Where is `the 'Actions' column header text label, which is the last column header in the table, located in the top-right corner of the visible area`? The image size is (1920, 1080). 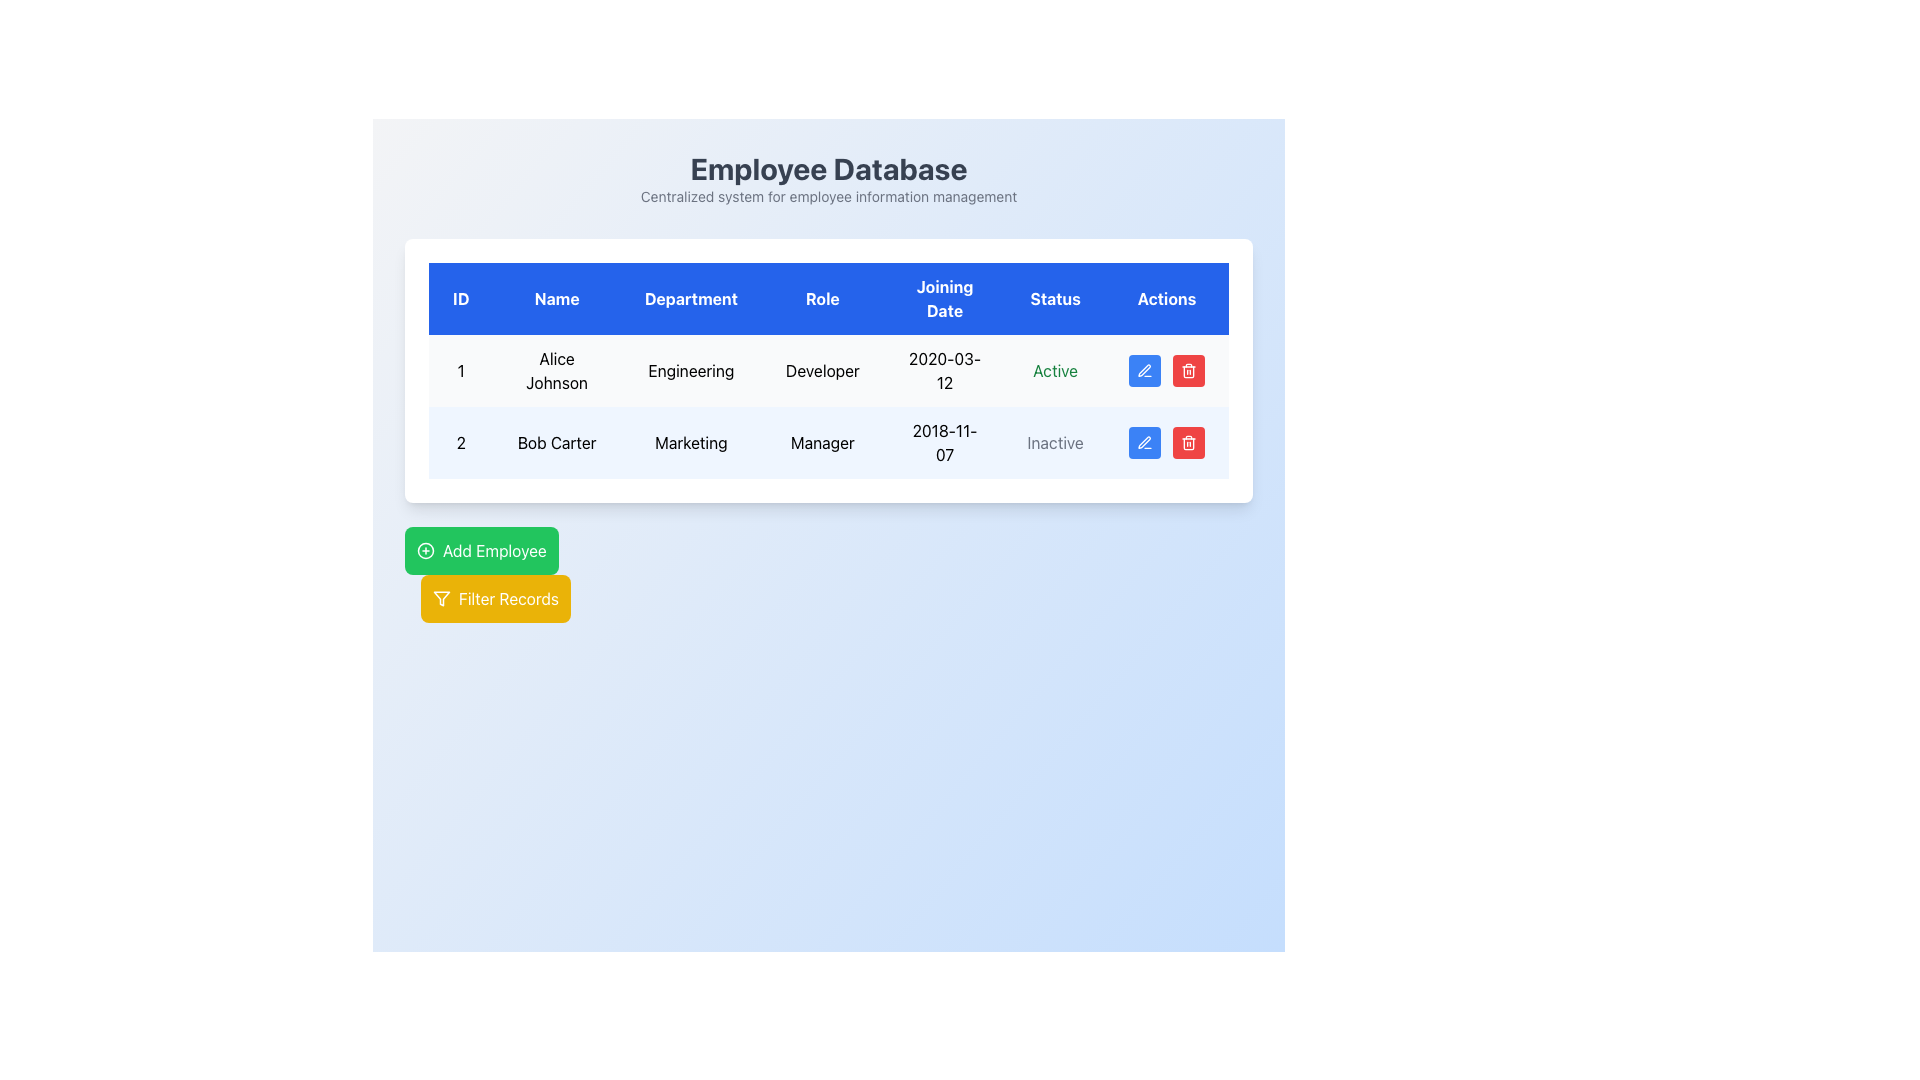
the 'Actions' column header text label, which is the last column header in the table, located in the top-right corner of the visible area is located at coordinates (1166, 299).